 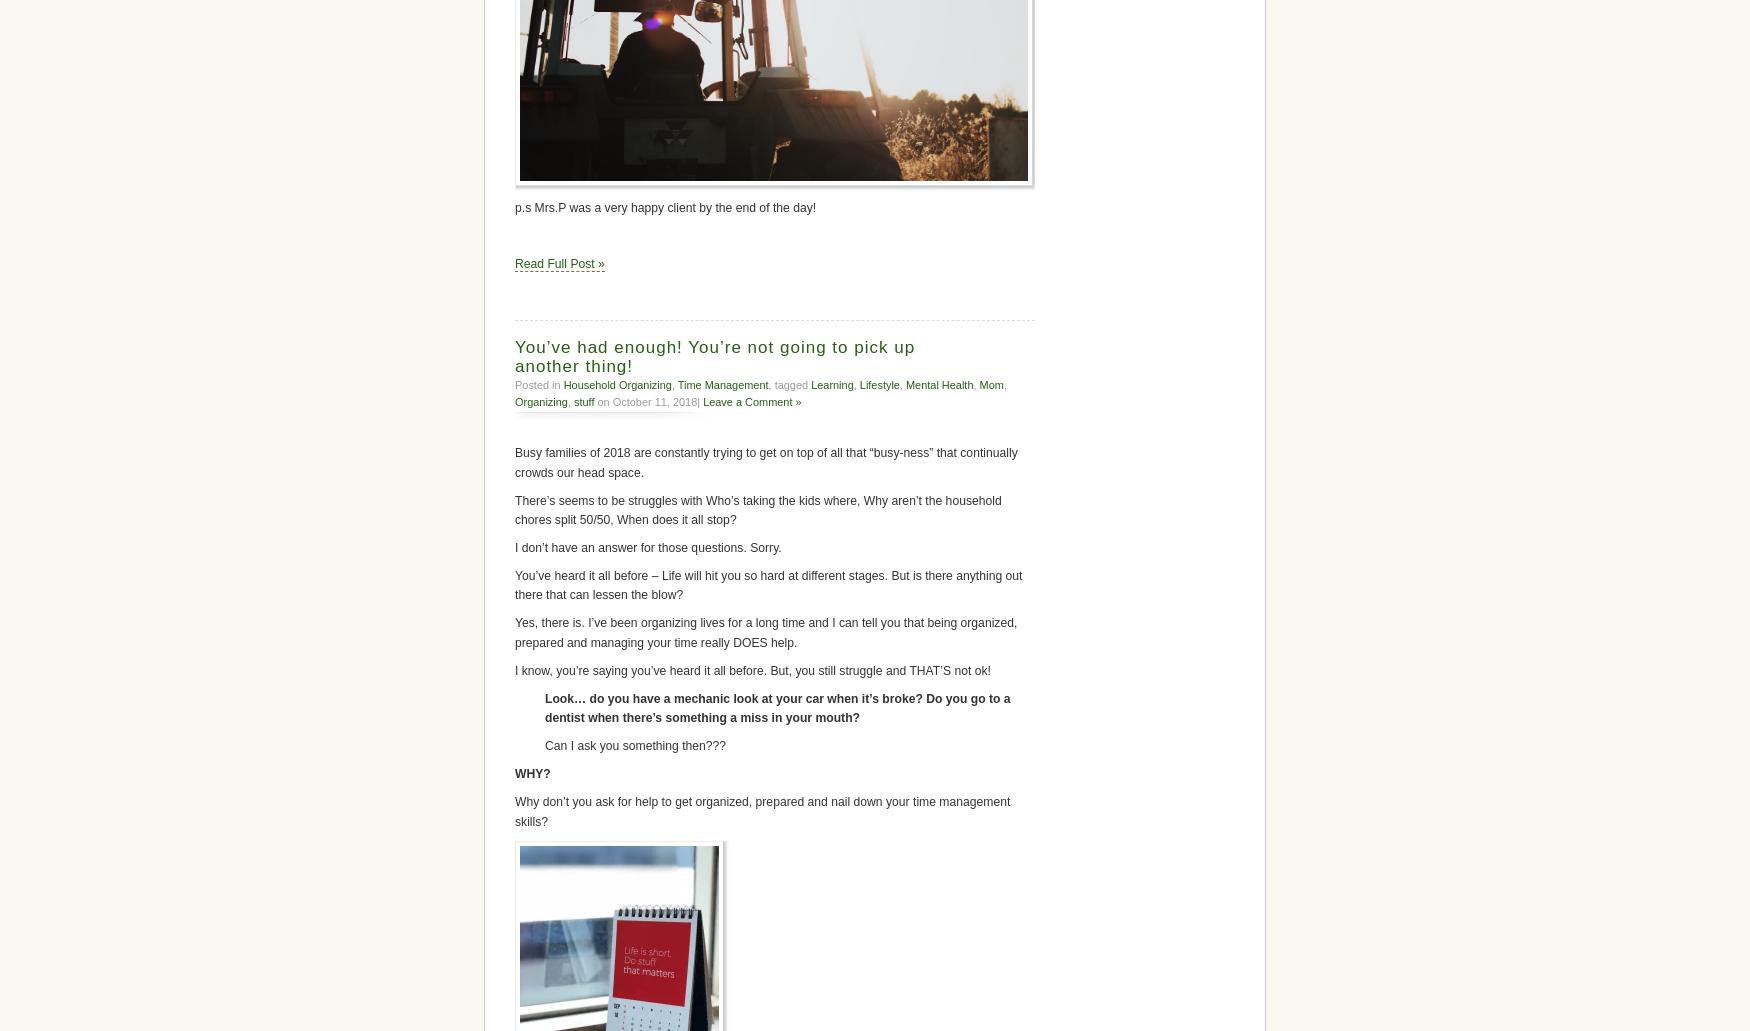 What do you see at coordinates (593, 400) in the screenshot?
I see `'on October 11, 2018|'` at bounding box center [593, 400].